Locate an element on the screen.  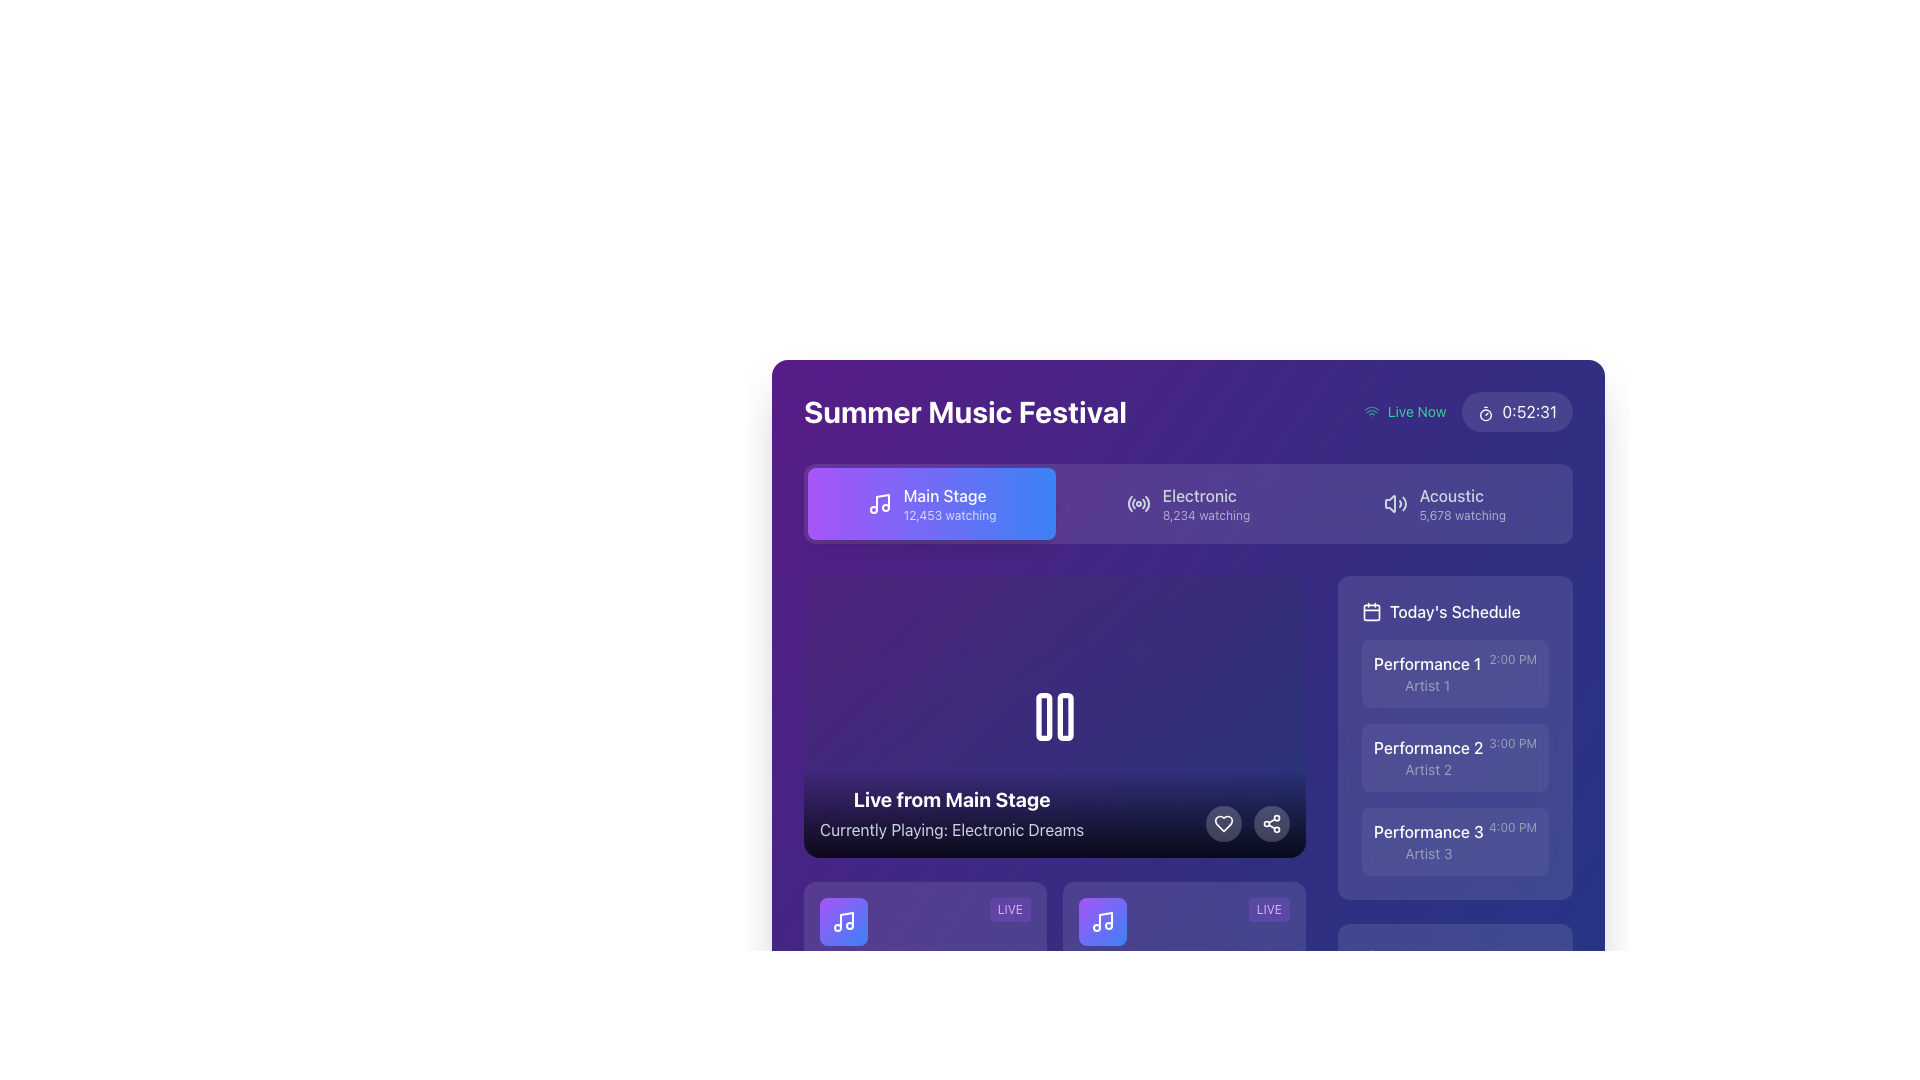
the text content of the 'Main Stage' information display, which shows the label and viewer count, located far left in the top horizontal group near the music icon is located at coordinates (949, 503).